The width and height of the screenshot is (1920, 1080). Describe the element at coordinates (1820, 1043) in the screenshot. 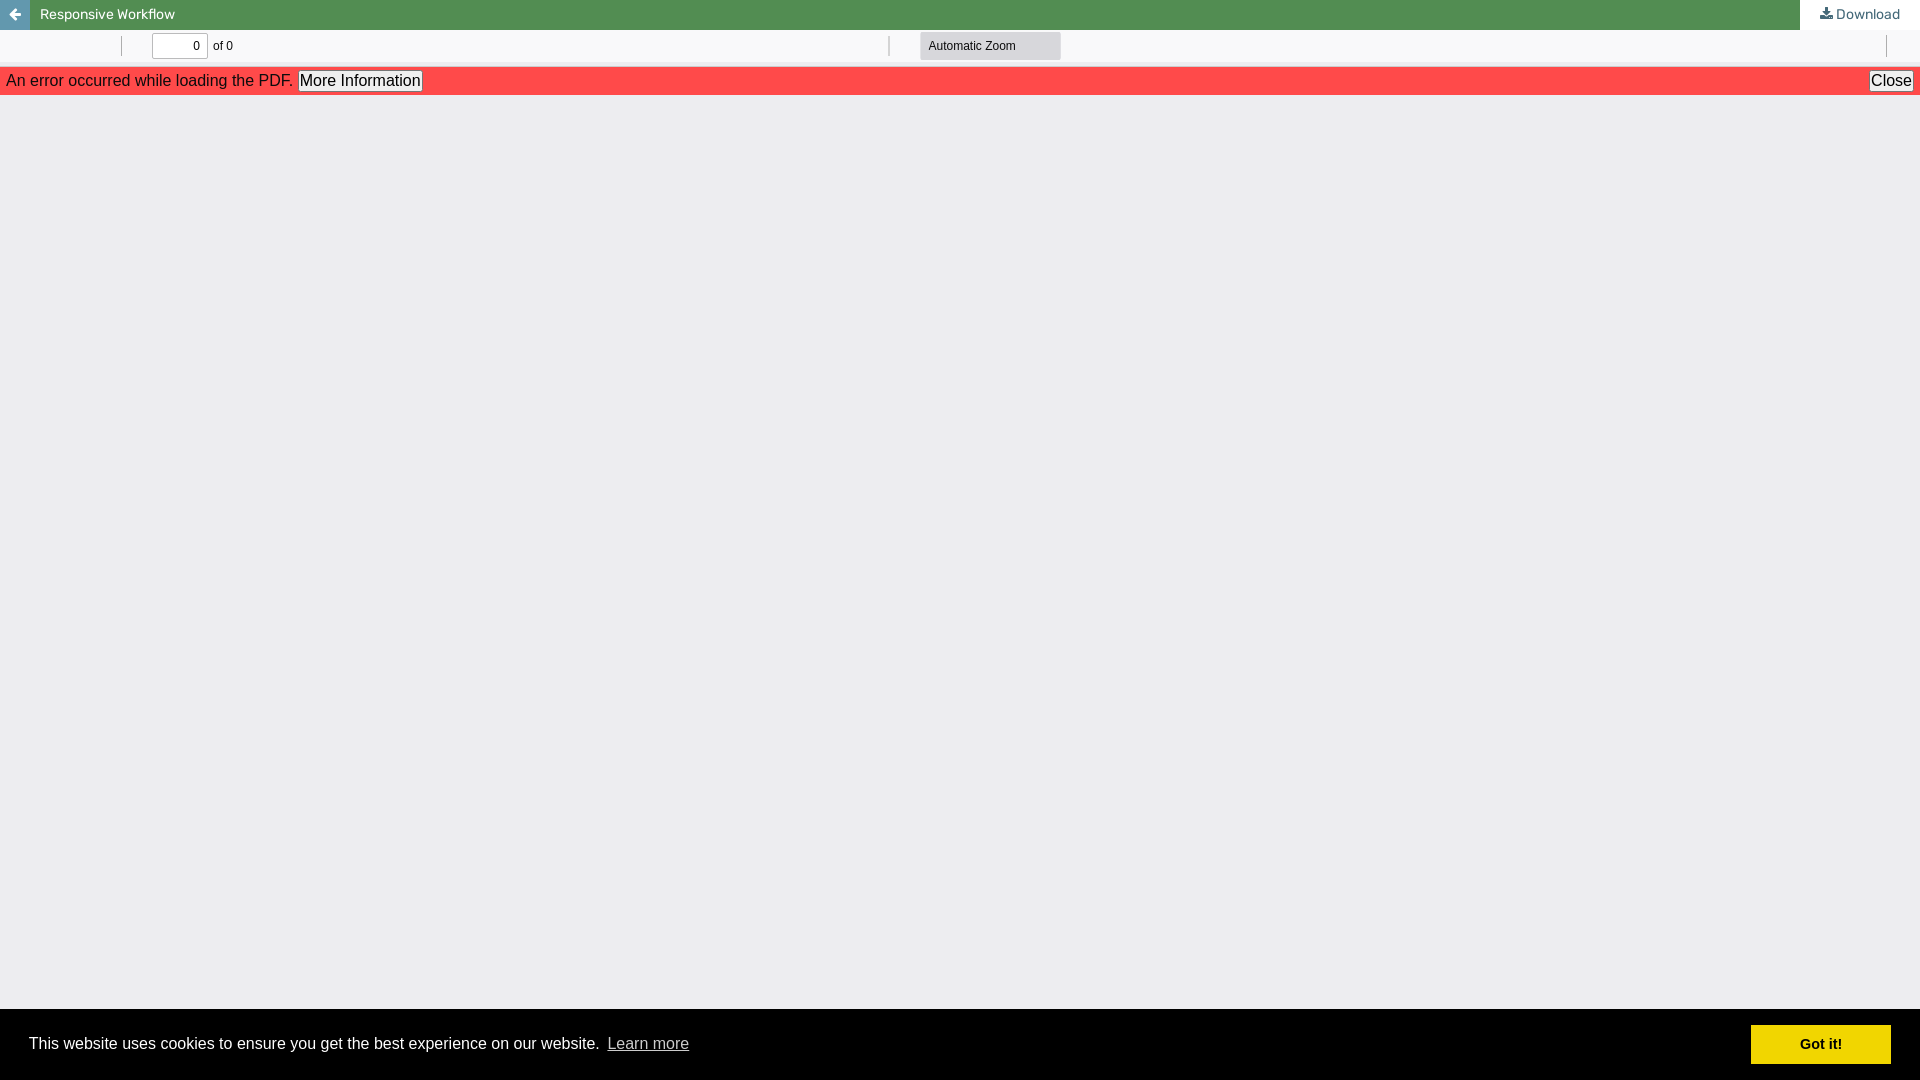

I see `'Got it!'` at that location.